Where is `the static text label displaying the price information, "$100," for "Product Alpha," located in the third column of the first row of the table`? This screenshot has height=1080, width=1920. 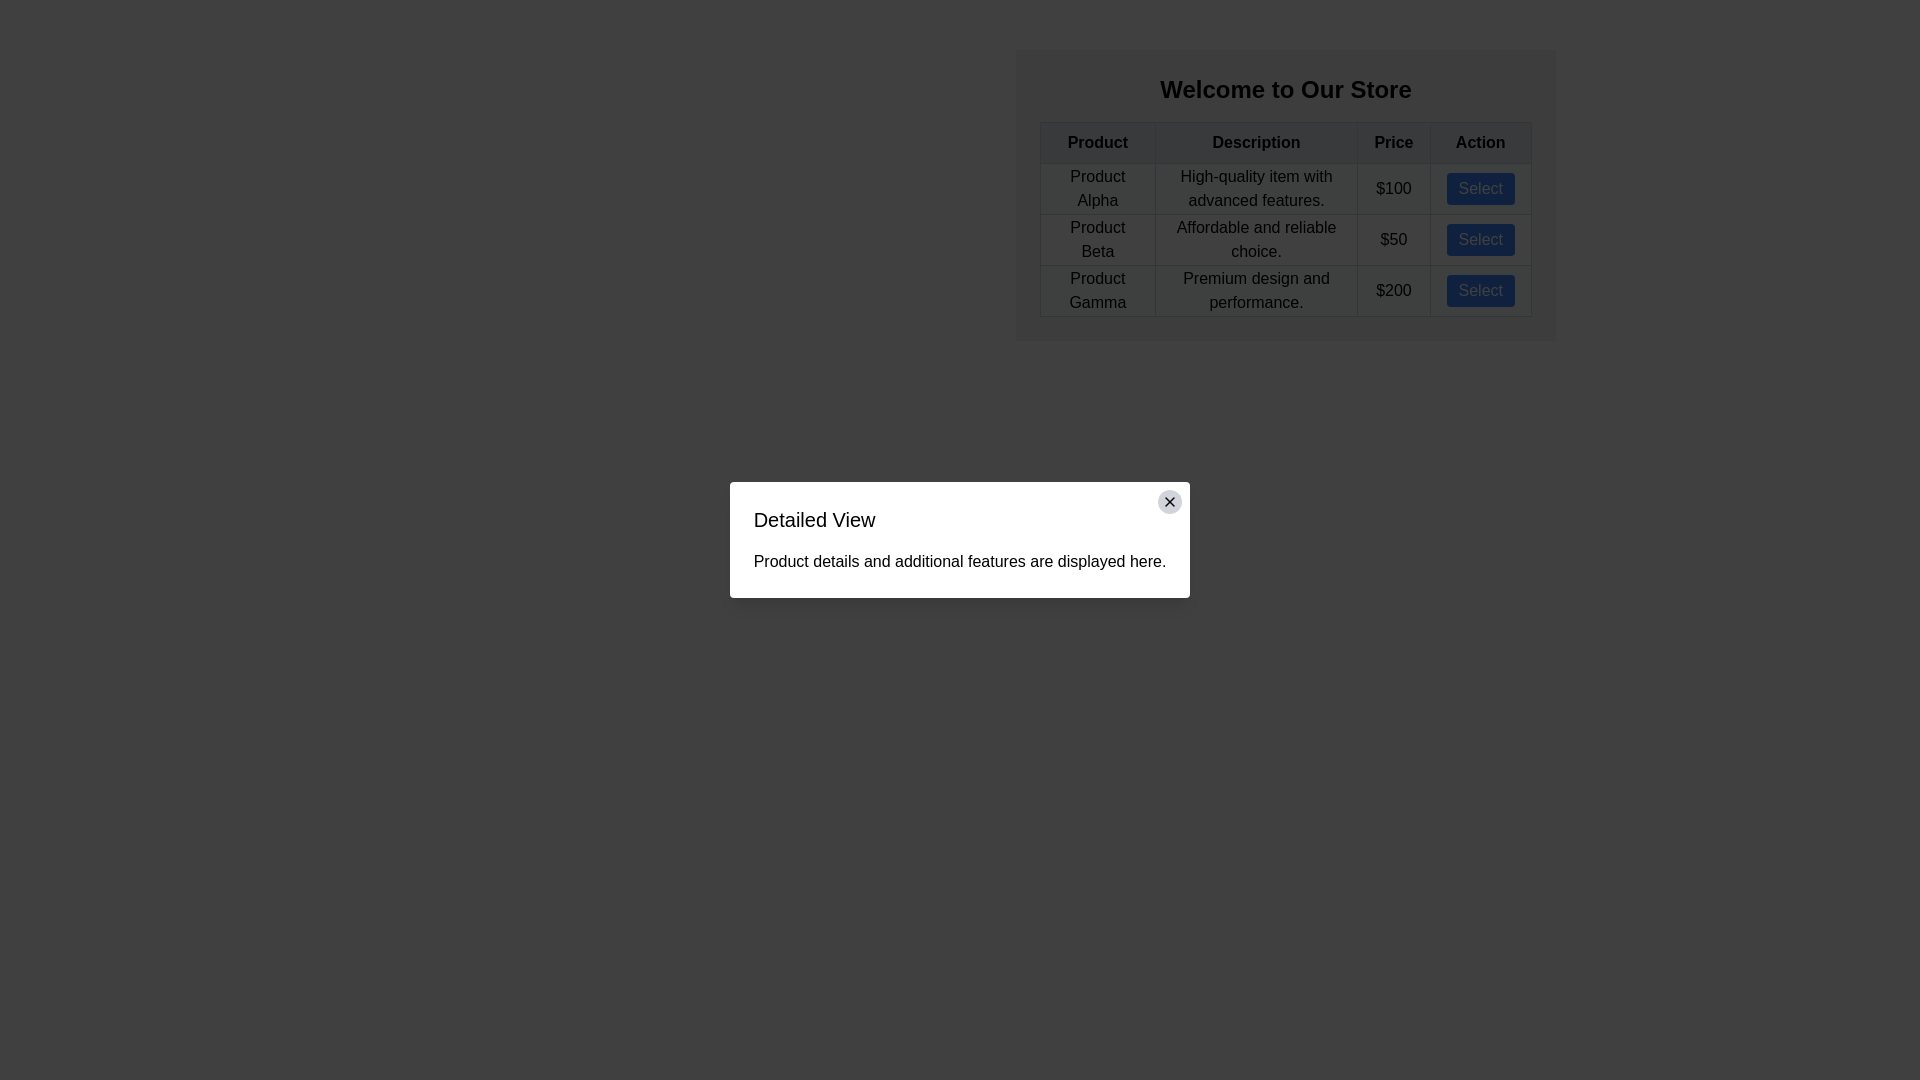 the static text label displaying the price information, "$100," for "Product Alpha," located in the third column of the first row of the table is located at coordinates (1392, 189).